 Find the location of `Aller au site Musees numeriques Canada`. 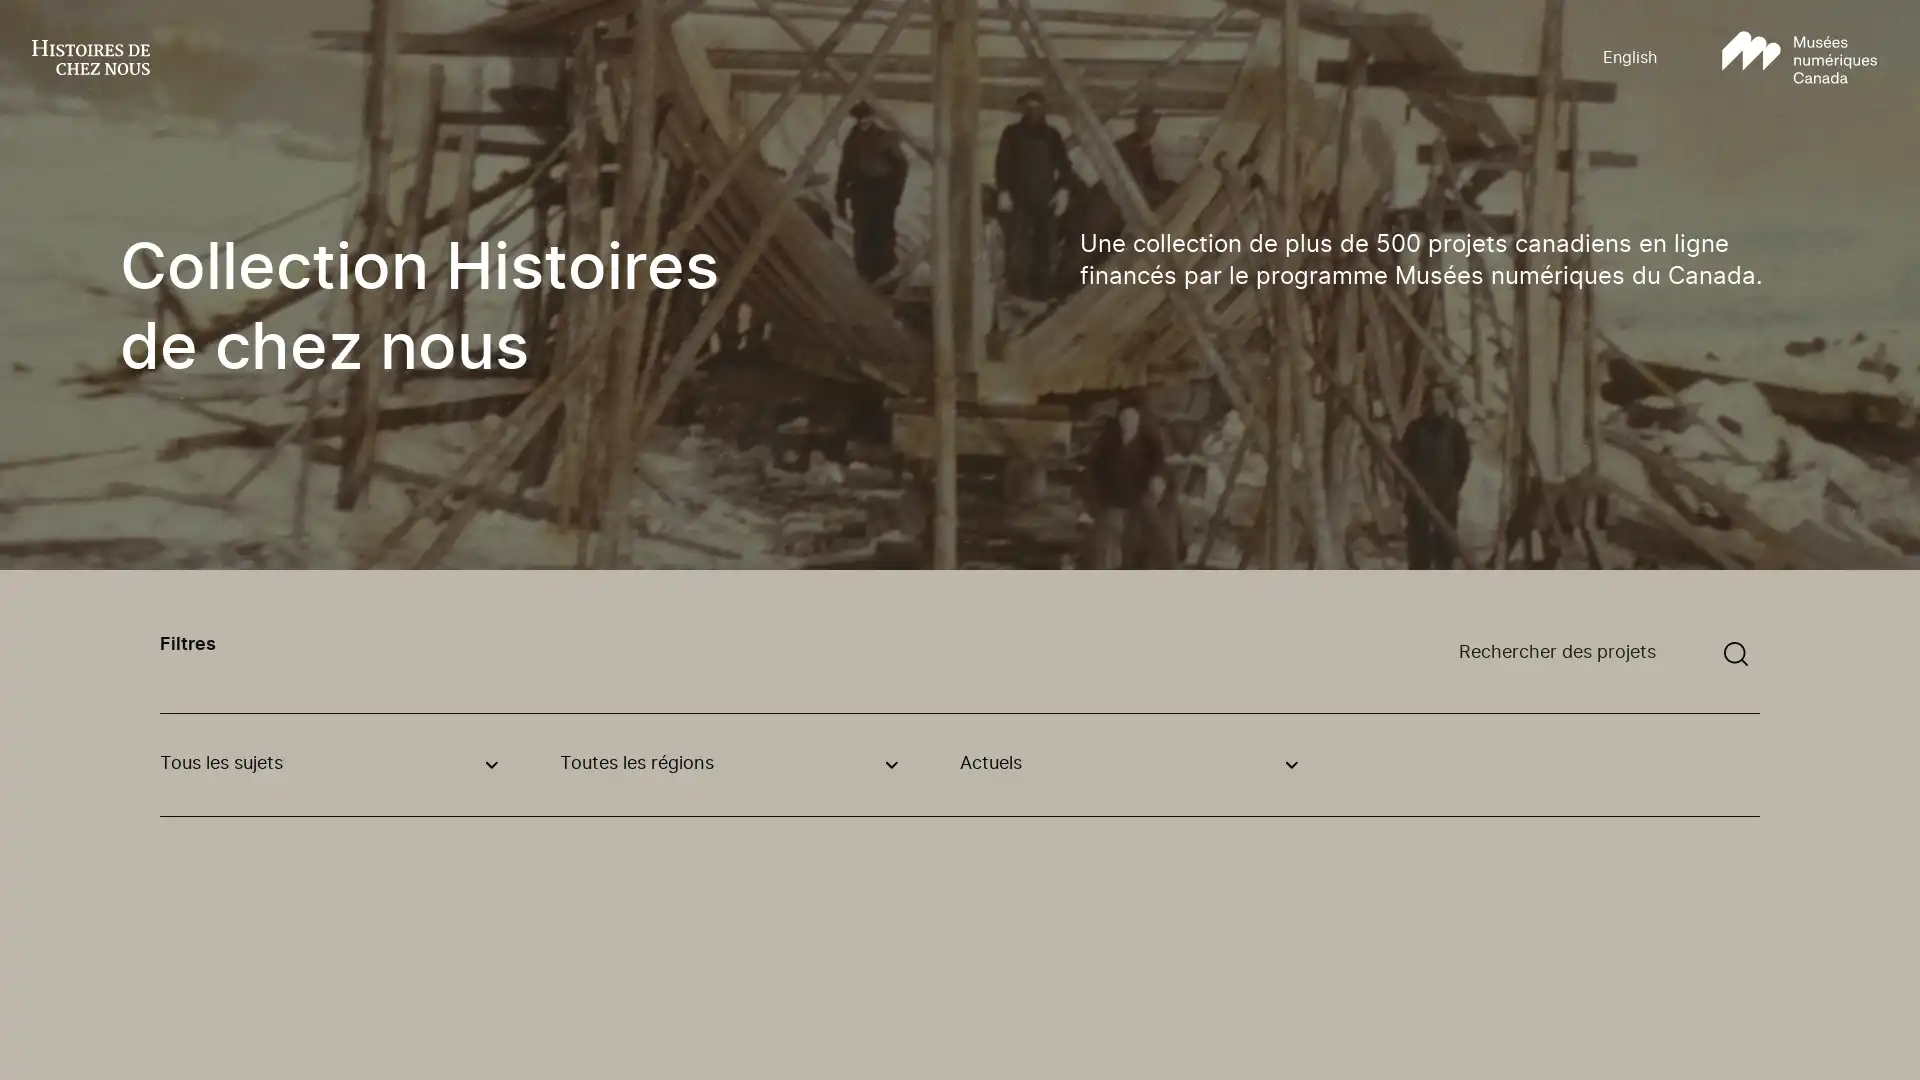

Aller au site Musees numeriques Canada is located at coordinates (1799, 57).